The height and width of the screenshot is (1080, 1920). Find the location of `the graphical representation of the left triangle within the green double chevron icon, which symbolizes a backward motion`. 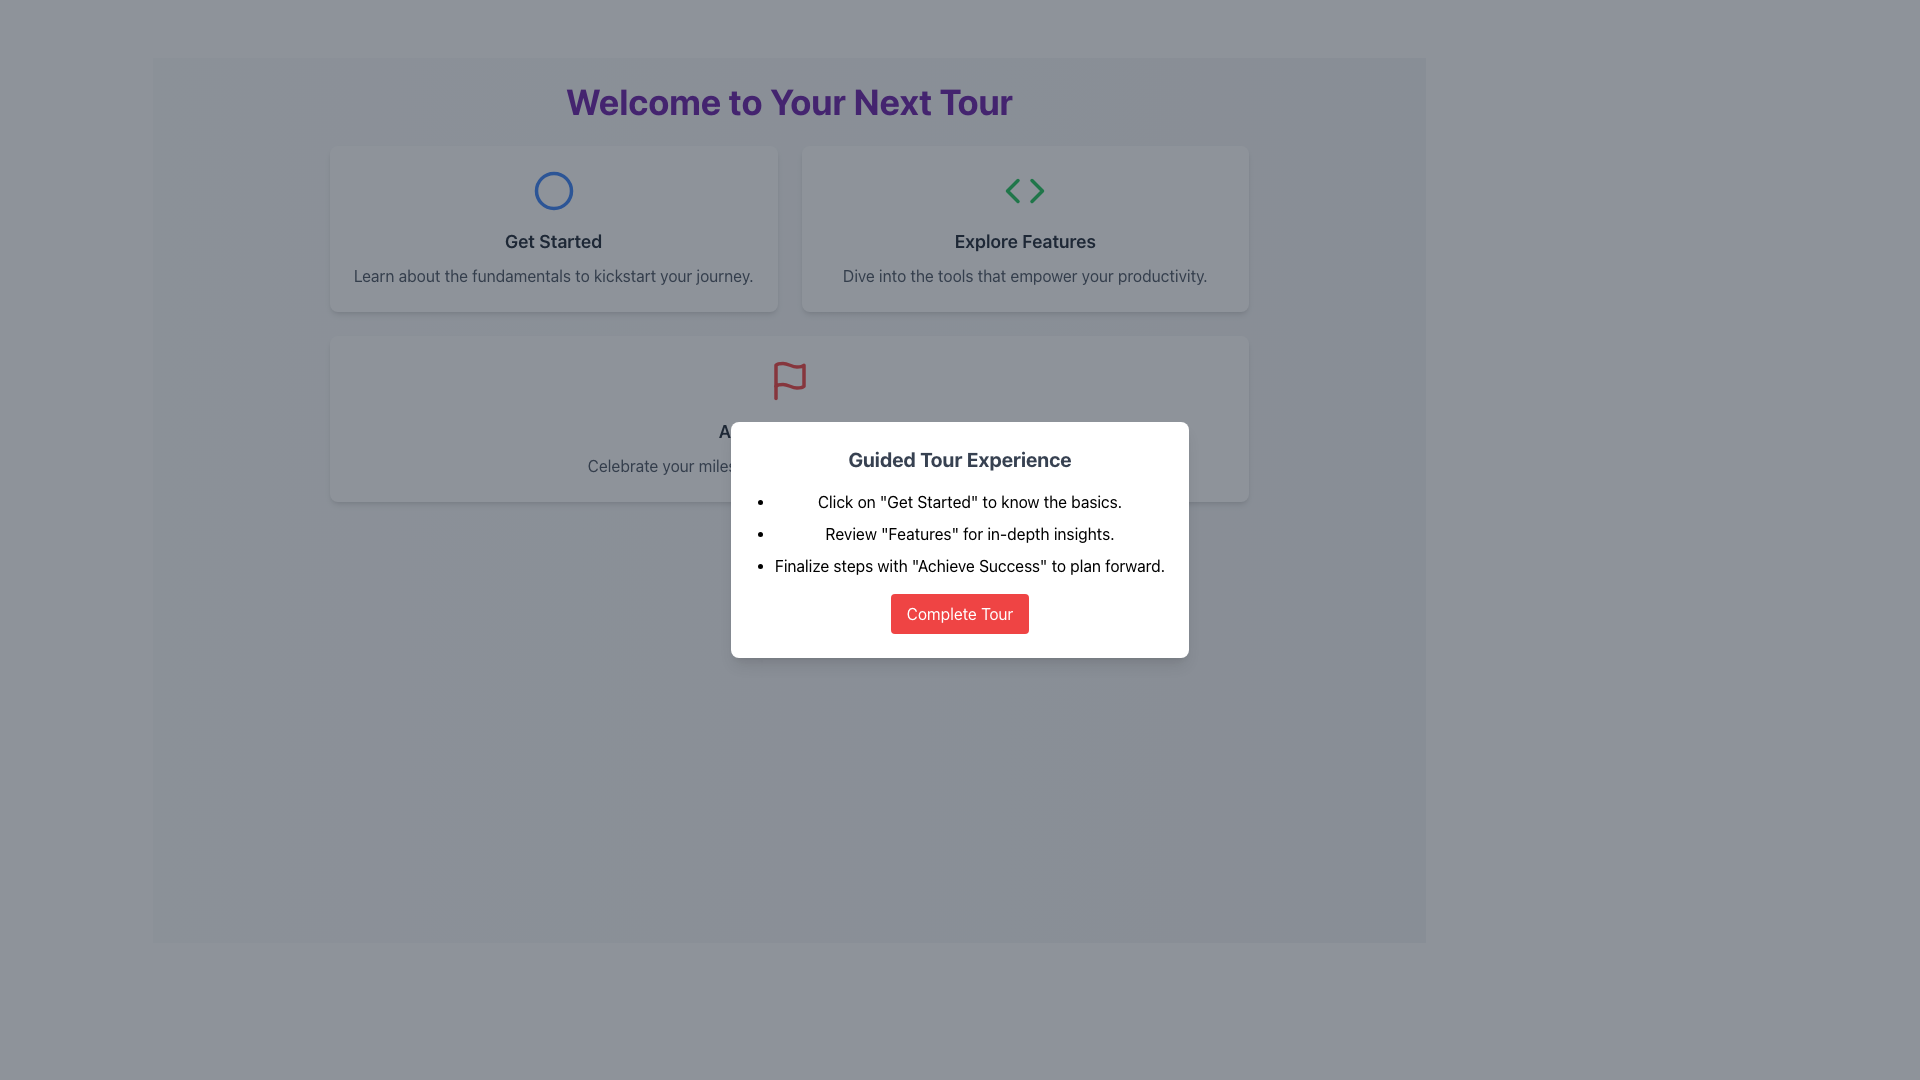

the graphical representation of the left triangle within the green double chevron icon, which symbolizes a backward motion is located at coordinates (1013, 191).